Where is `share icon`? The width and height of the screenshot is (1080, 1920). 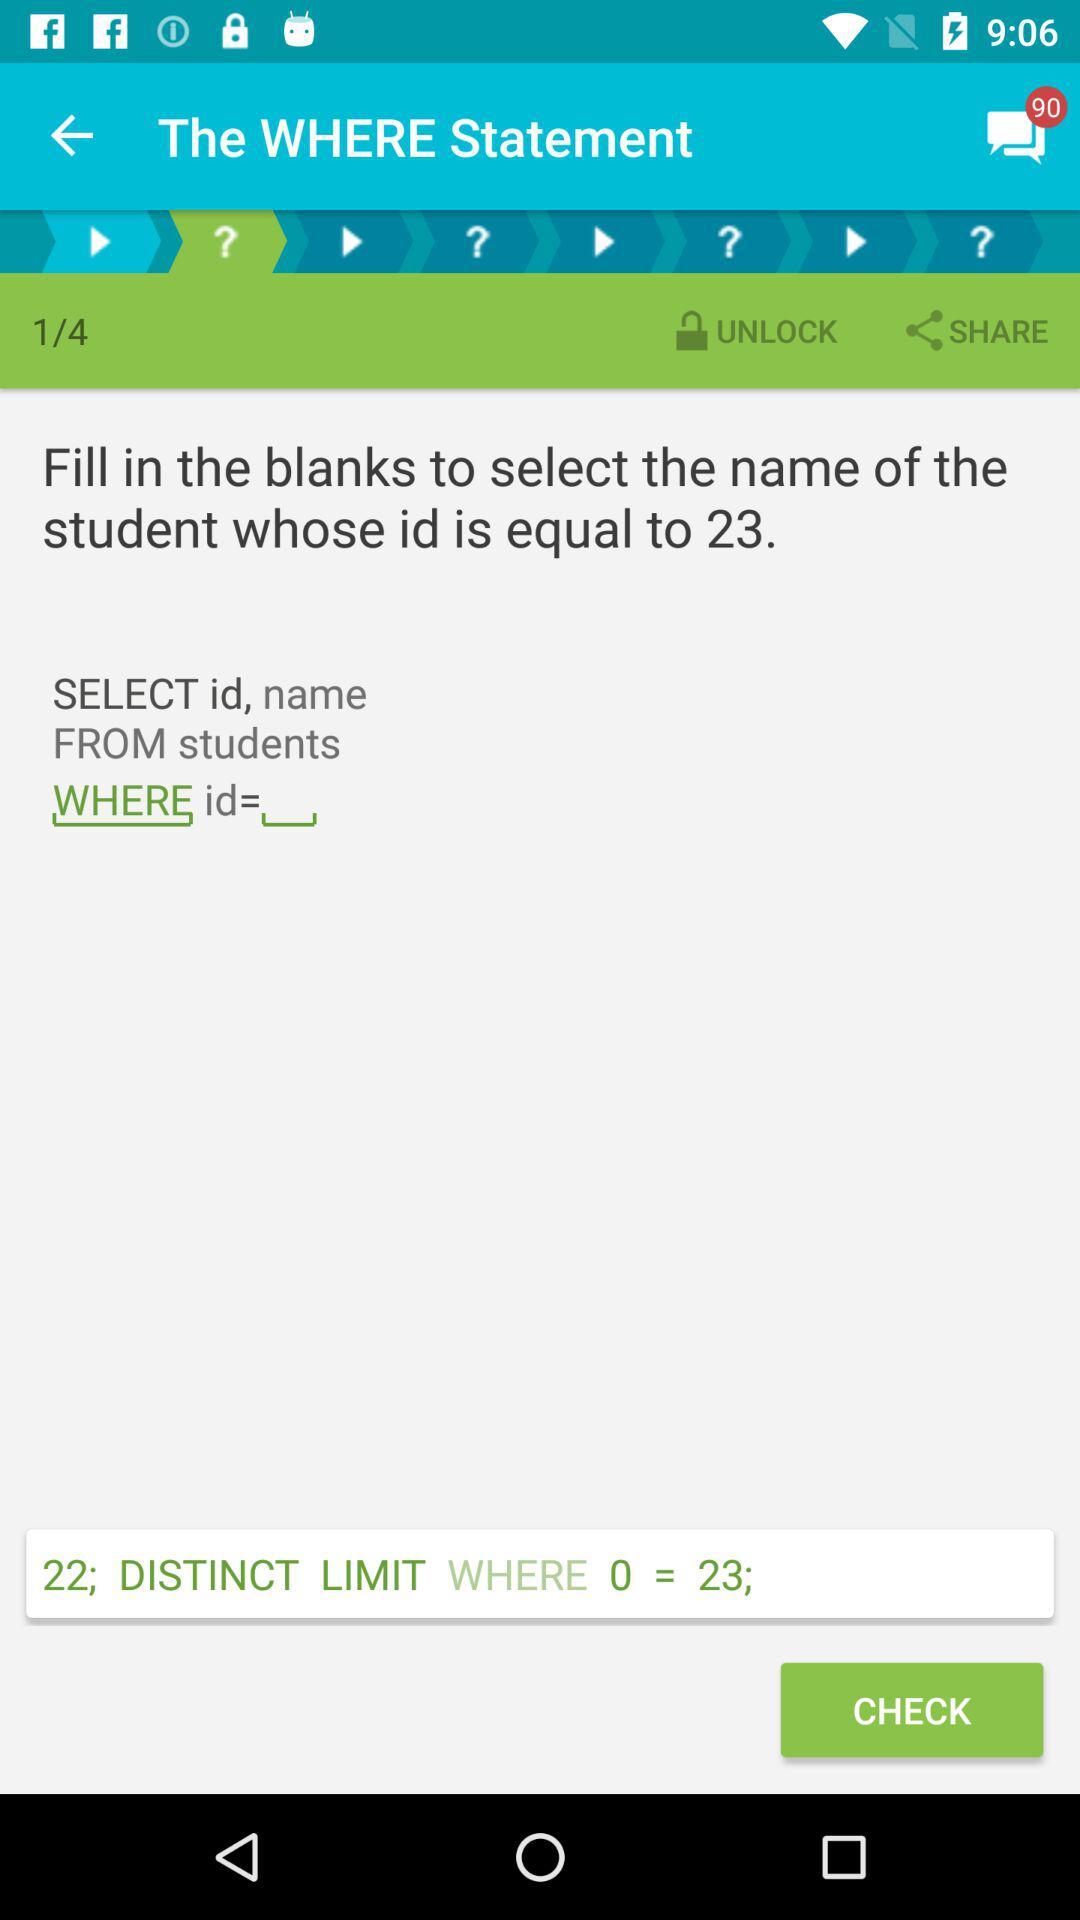 share icon is located at coordinates (973, 330).